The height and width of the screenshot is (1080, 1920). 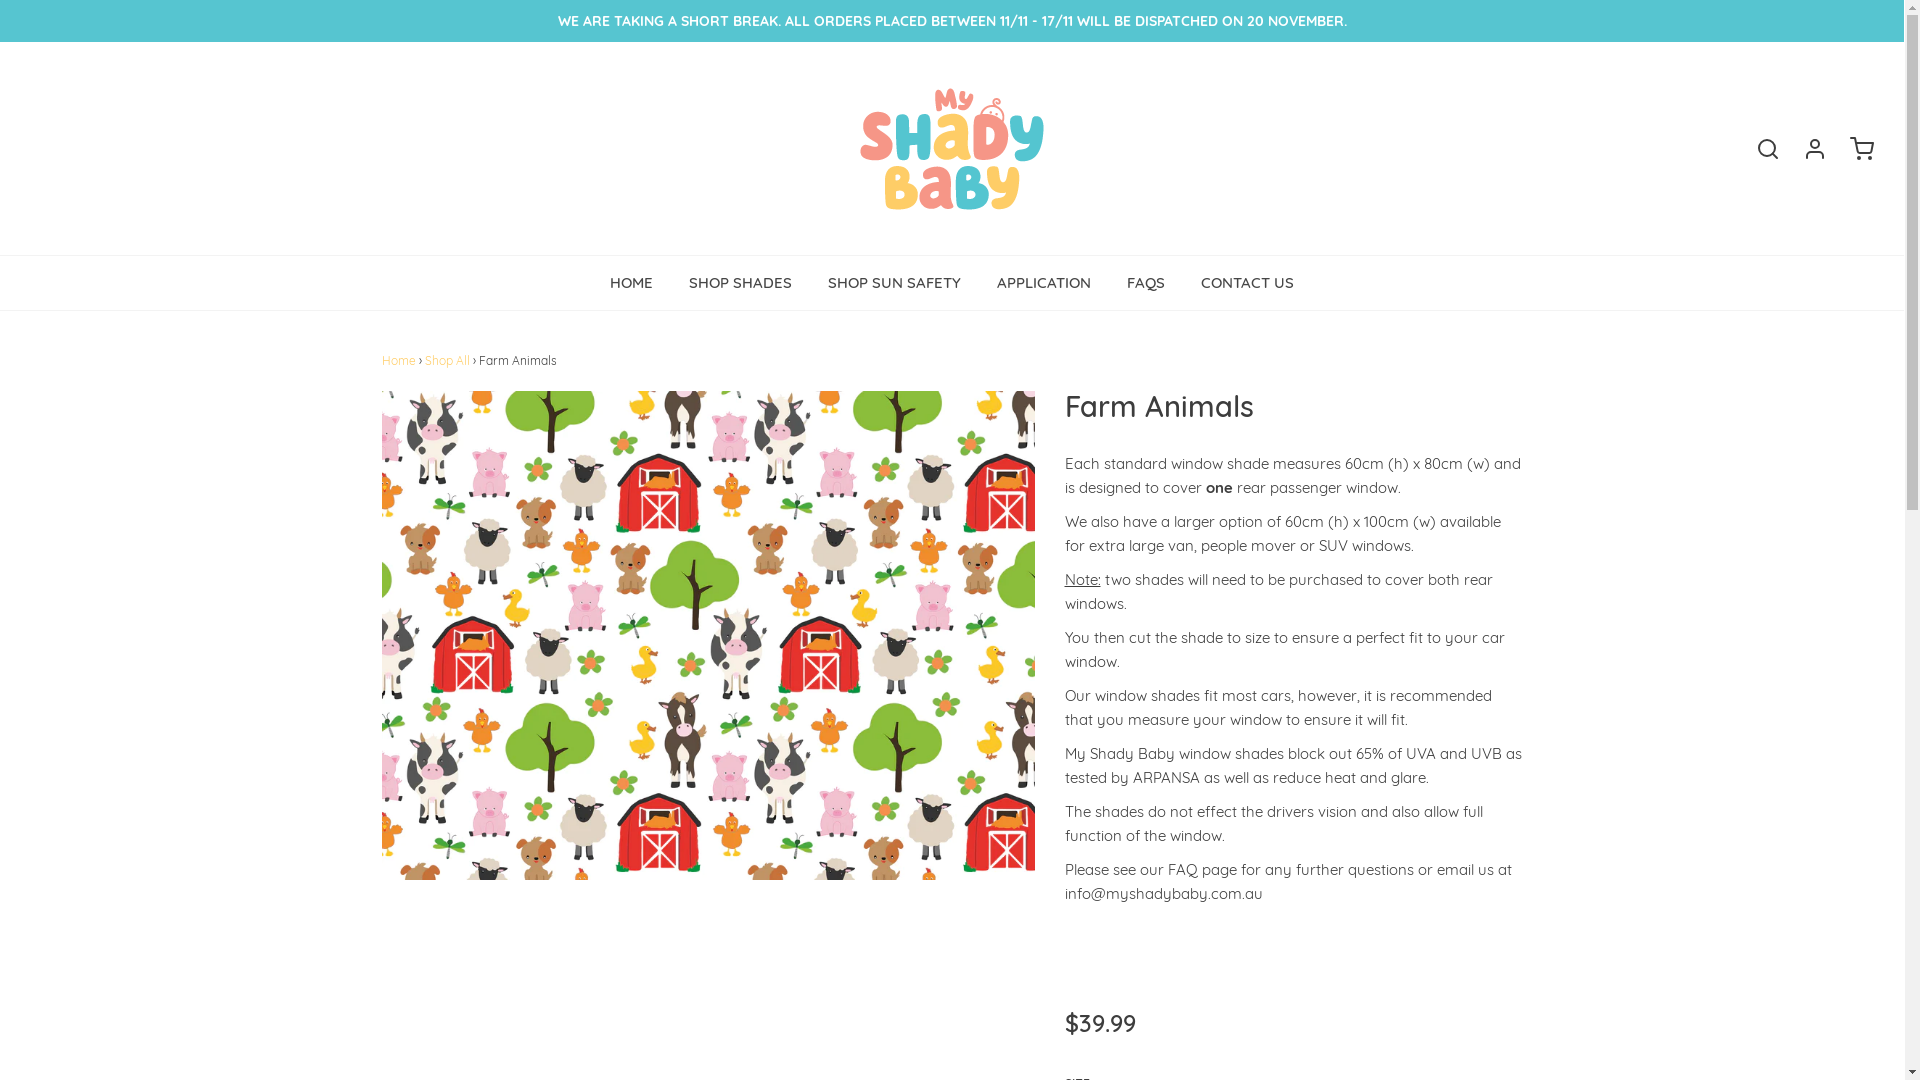 What do you see at coordinates (739, 282) in the screenshot?
I see `'SHOP SHADES'` at bounding box center [739, 282].